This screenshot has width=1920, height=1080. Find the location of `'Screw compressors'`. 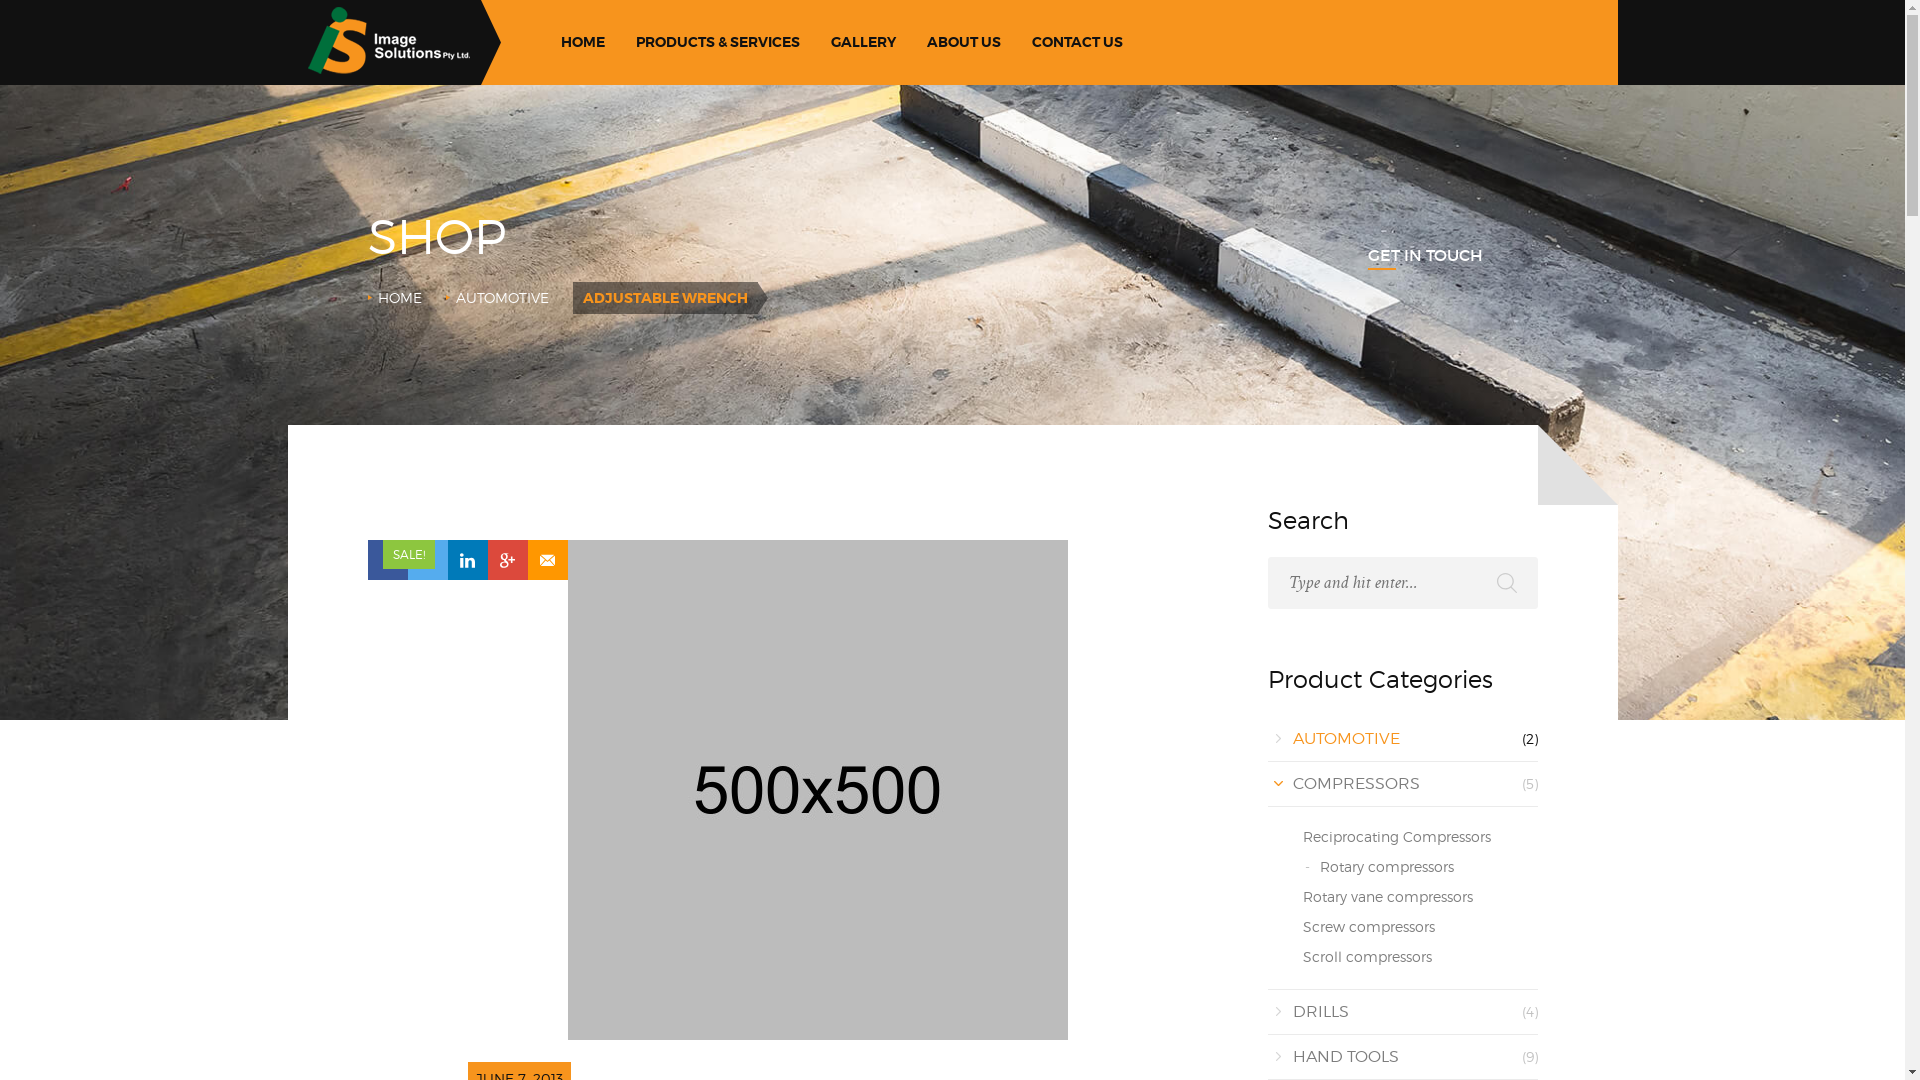

'Screw compressors' is located at coordinates (1367, 926).